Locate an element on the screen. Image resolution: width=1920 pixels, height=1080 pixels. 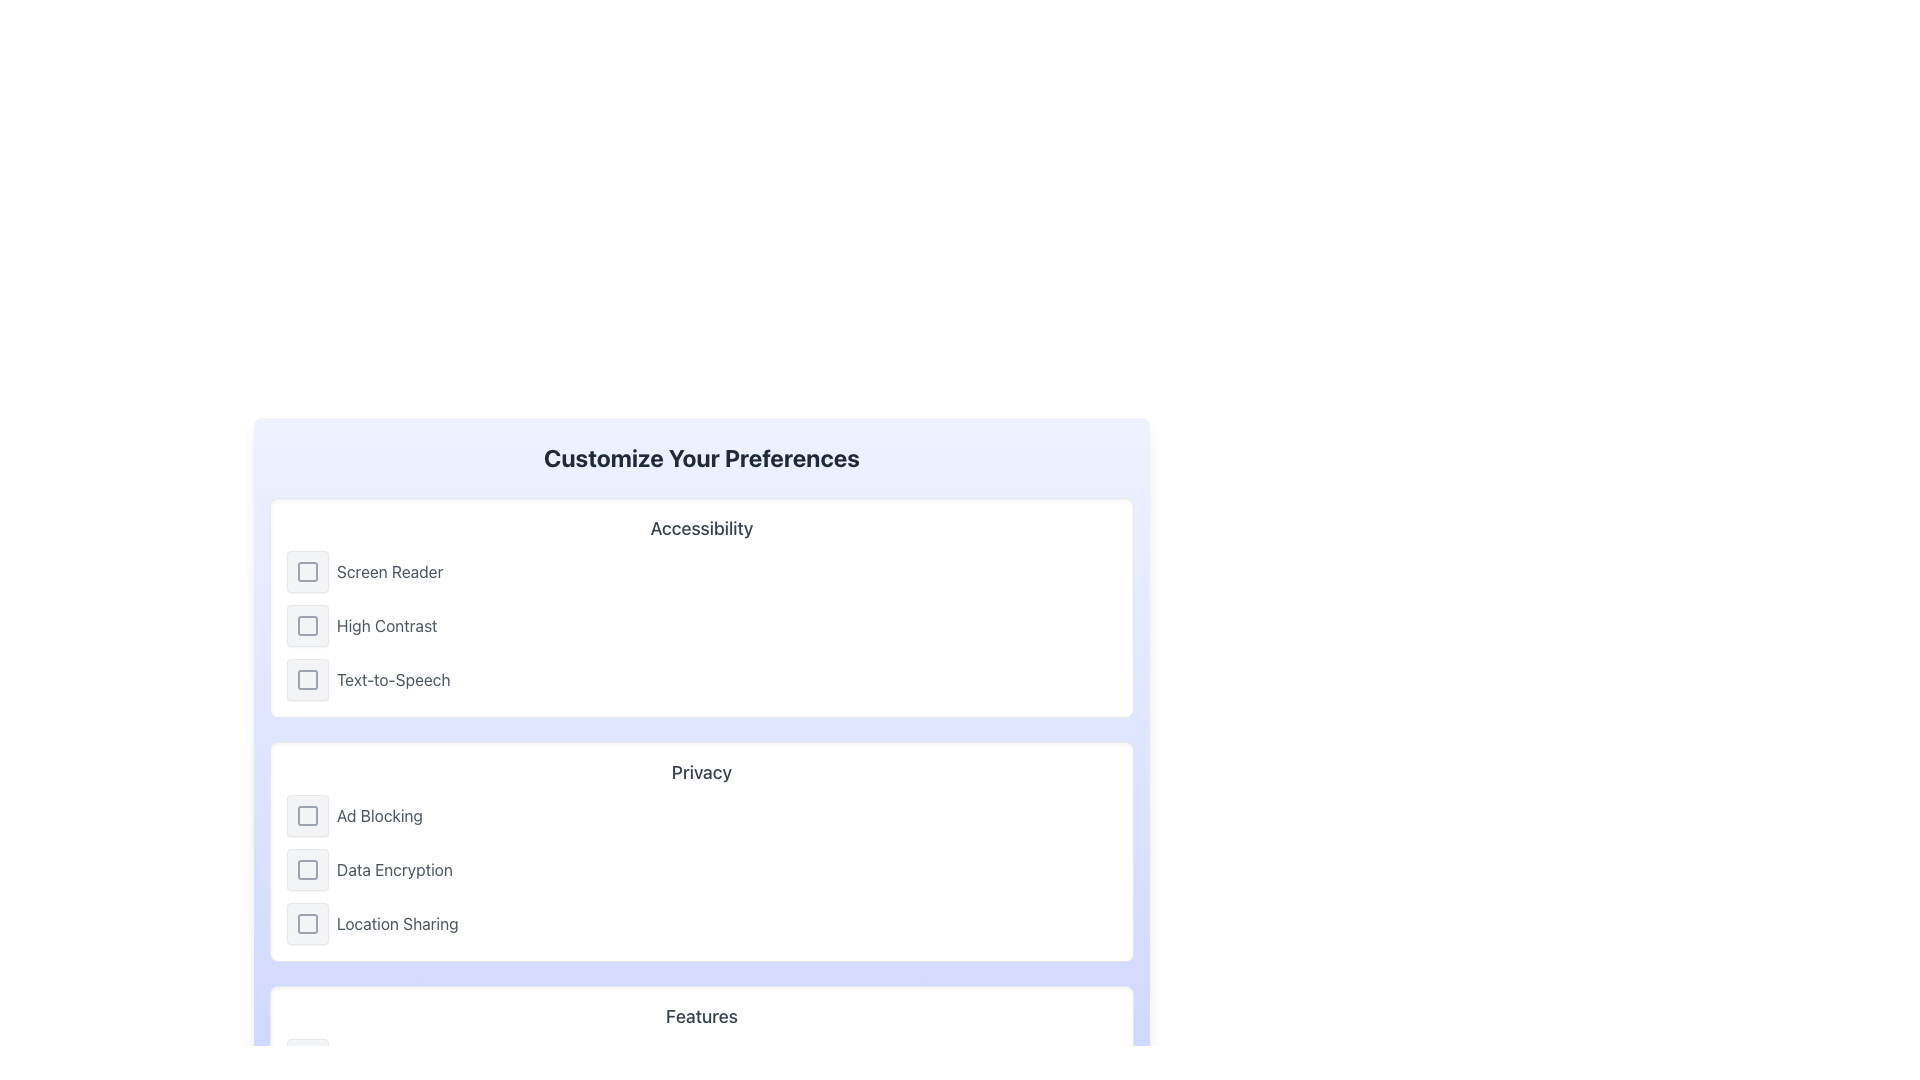
the Checkbox element located to the left of the 'Text-to-Speech' label in the 'Accessibility' section of the preferences customization UI is located at coordinates (306, 678).